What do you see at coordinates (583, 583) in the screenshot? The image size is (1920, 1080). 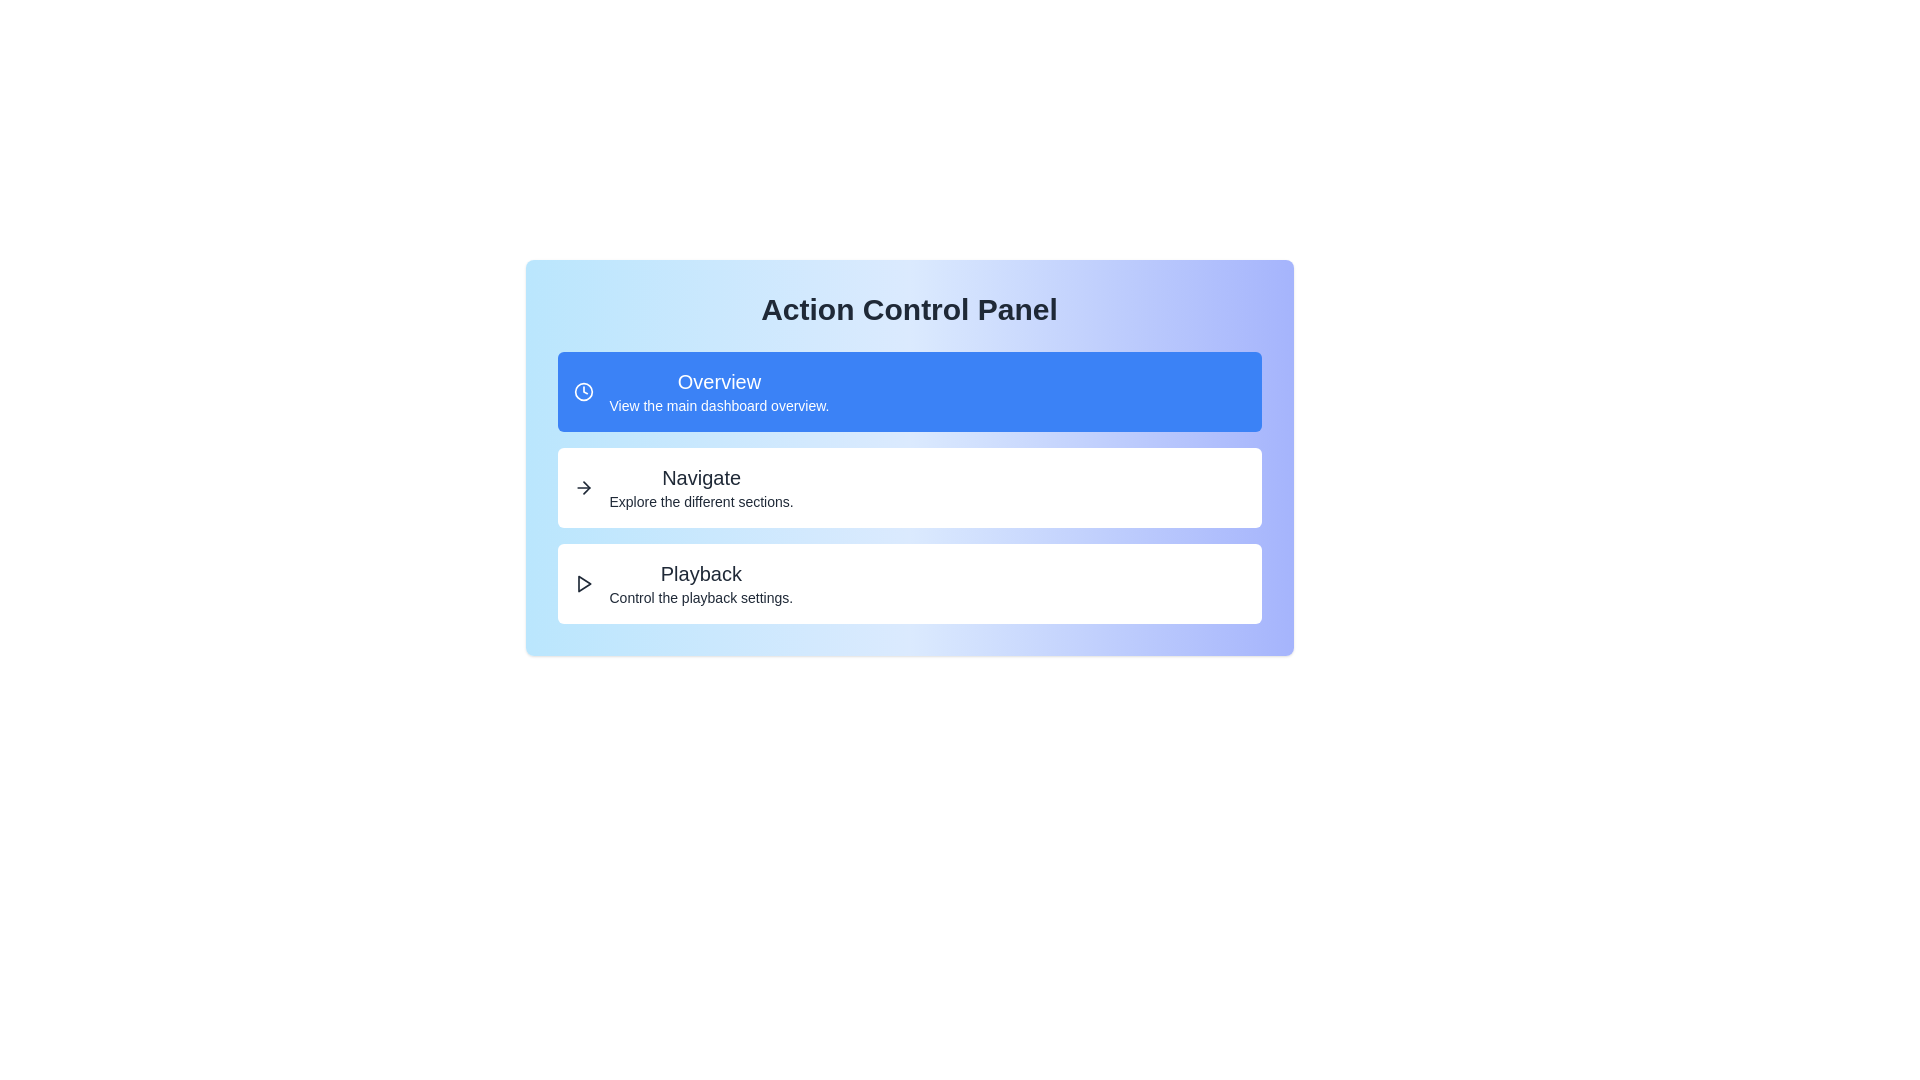 I see `the triangular play icon located within the 'Playback' button in the Action Control Panel, which is the bottom item of a three-button stack` at bounding box center [583, 583].